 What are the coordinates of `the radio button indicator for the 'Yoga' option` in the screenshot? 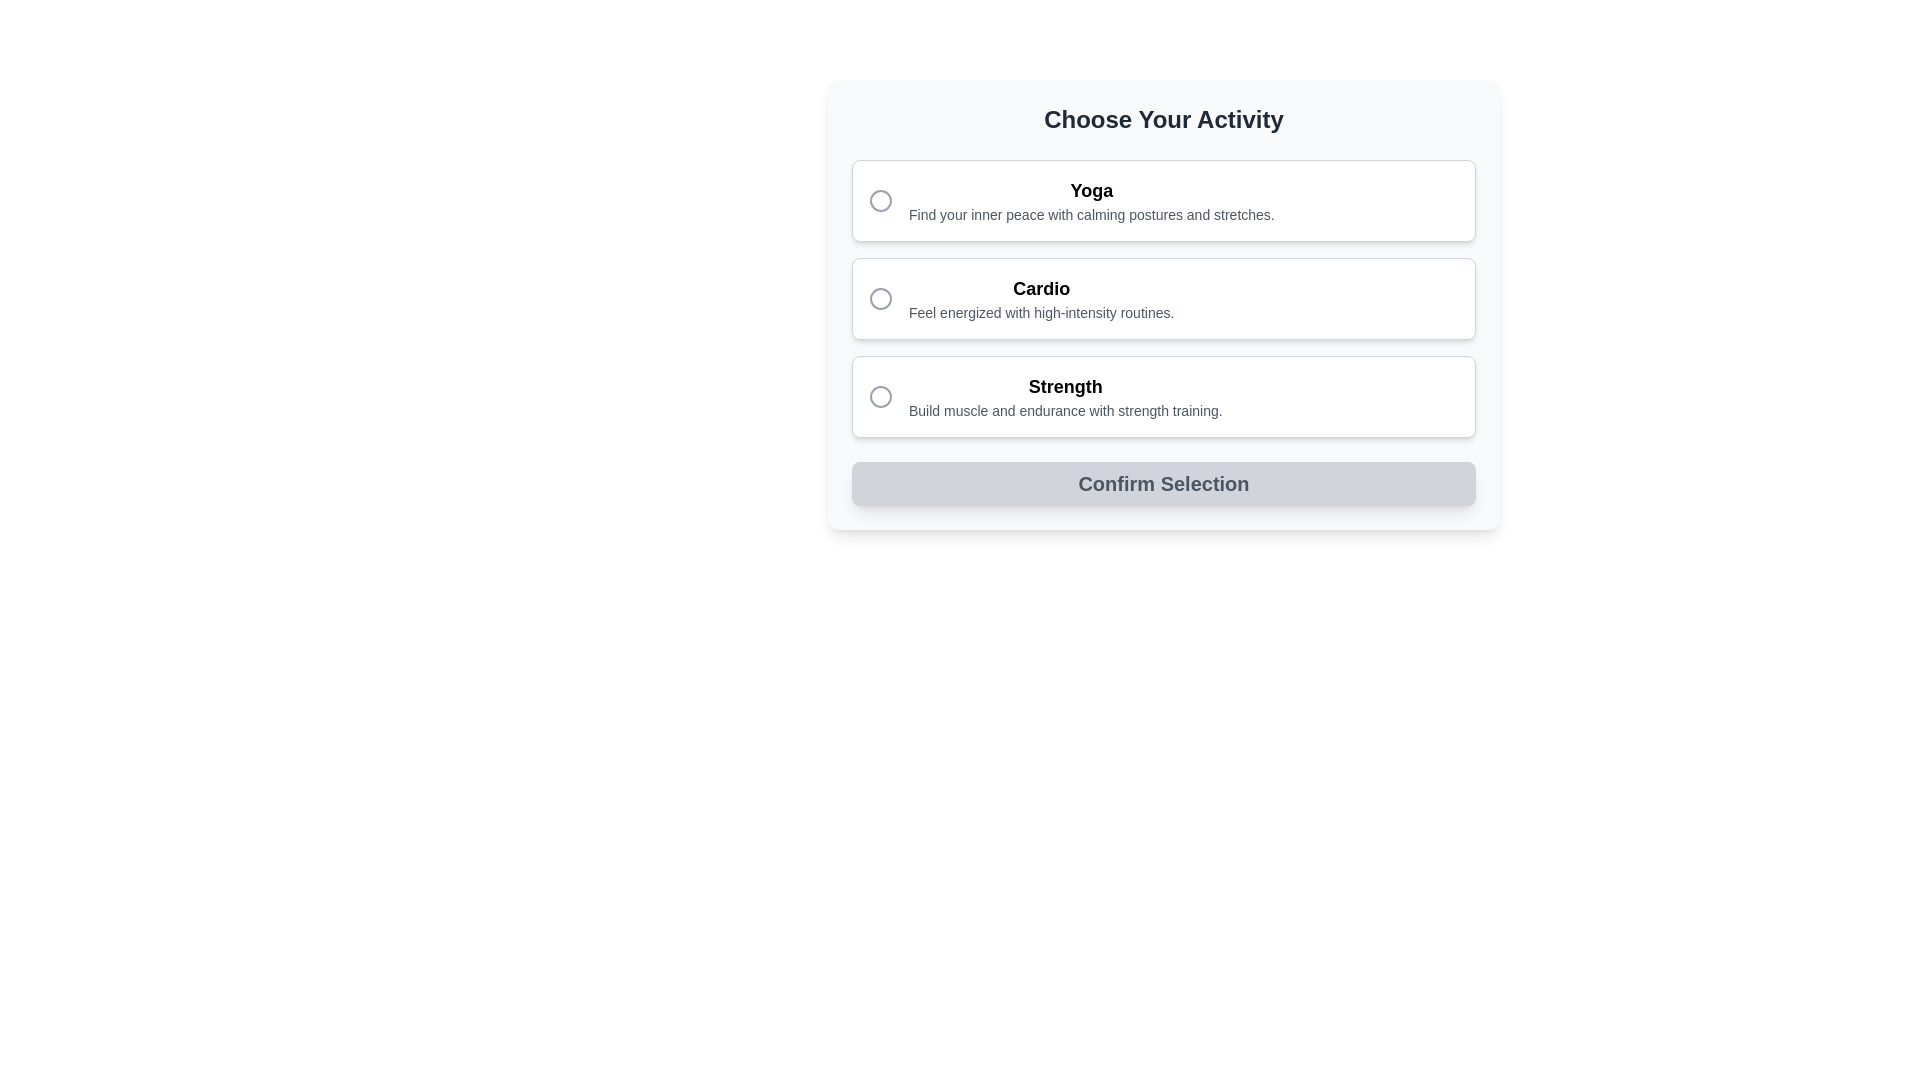 It's located at (880, 200).